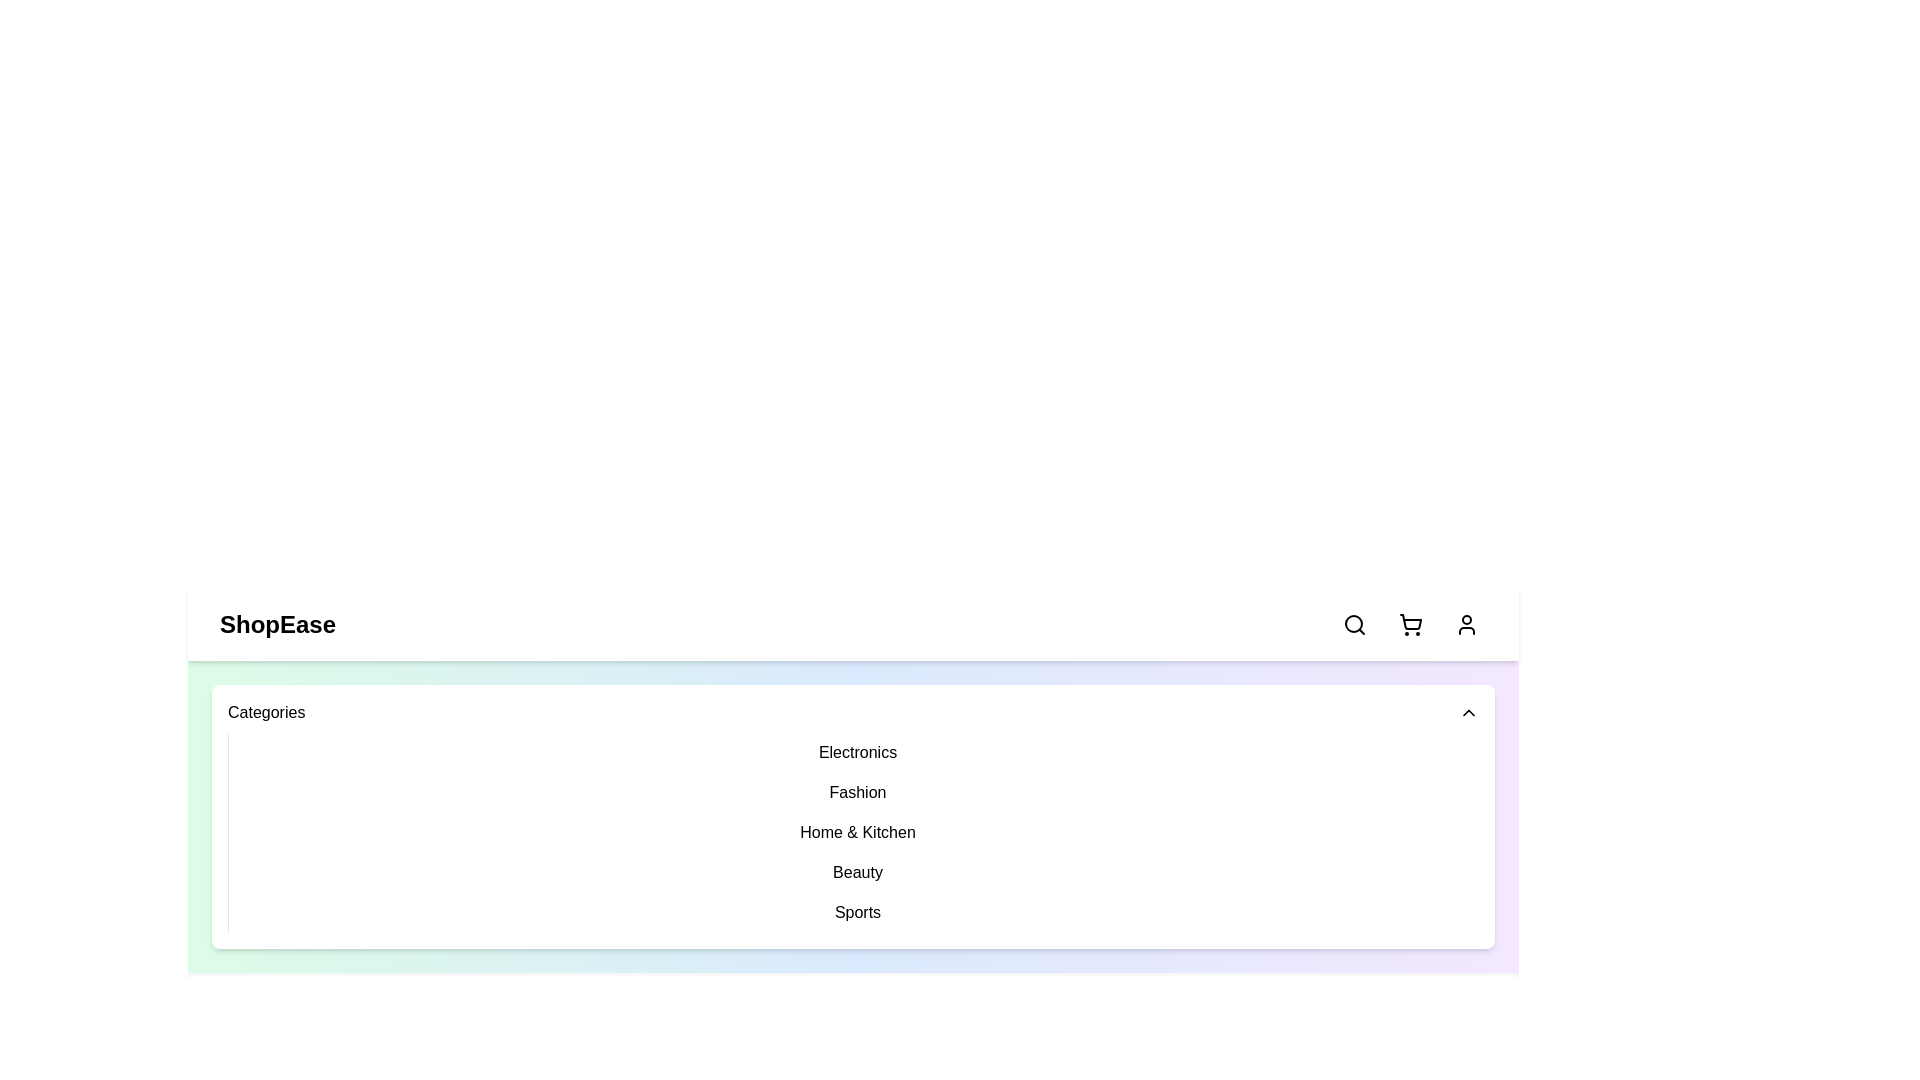 Image resolution: width=1920 pixels, height=1080 pixels. Describe the element at coordinates (1410, 623) in the screenshot. I see `the shopping cart button located at the top-right corner of the interface` at that location.